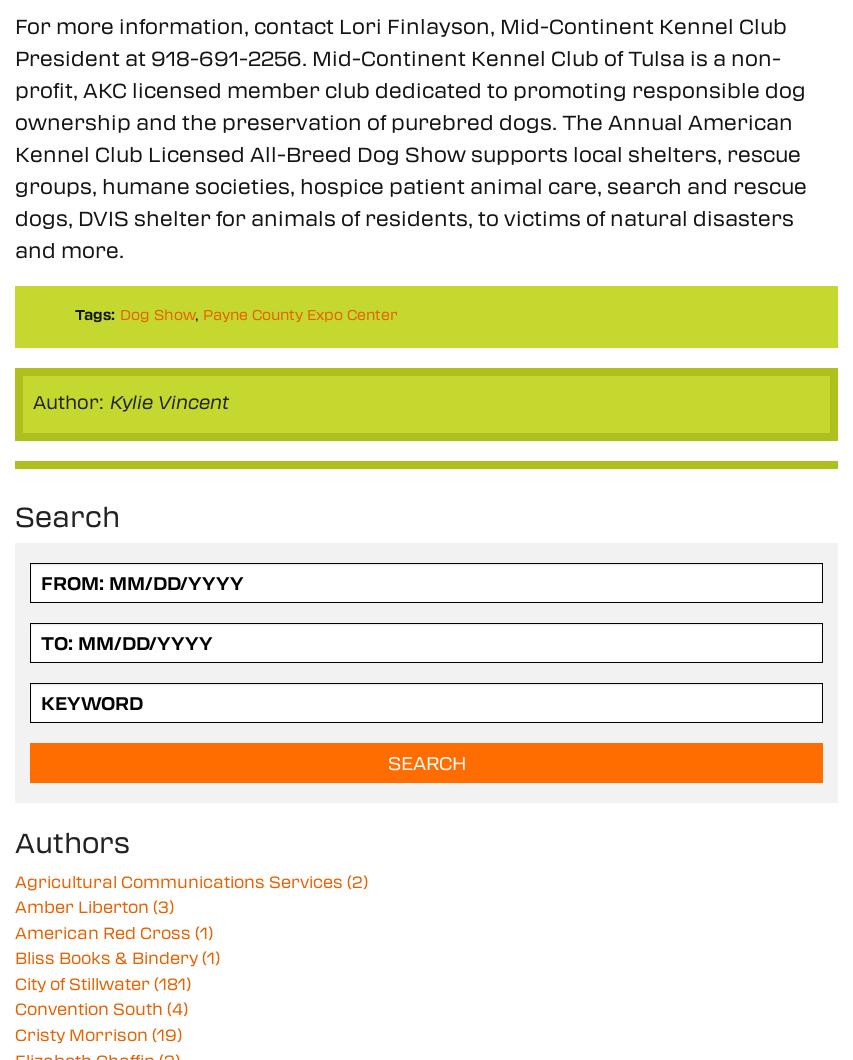  Describe the element at coordinates (14, 906) in the screenshot. I see `'Amber Liberton'` at that location.